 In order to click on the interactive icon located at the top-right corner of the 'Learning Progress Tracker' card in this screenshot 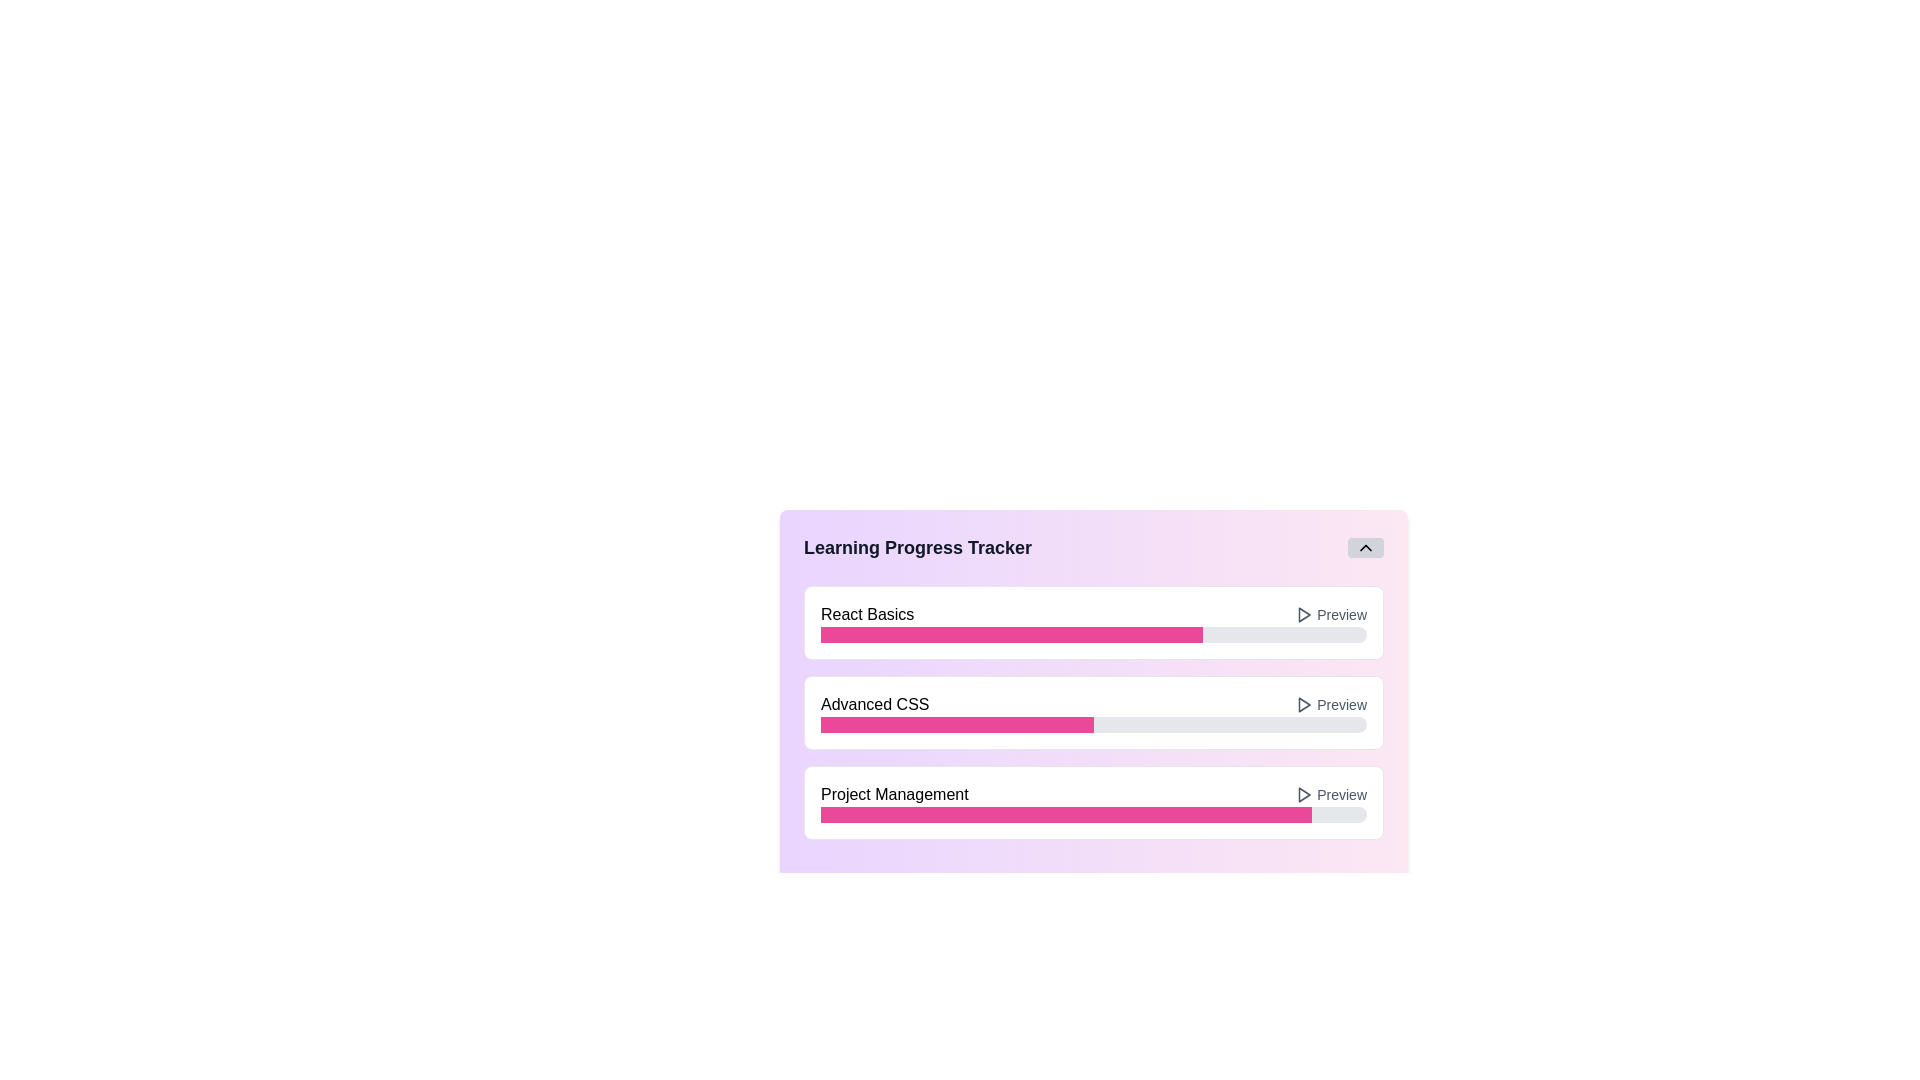, I will do `click(1365, 547)`.